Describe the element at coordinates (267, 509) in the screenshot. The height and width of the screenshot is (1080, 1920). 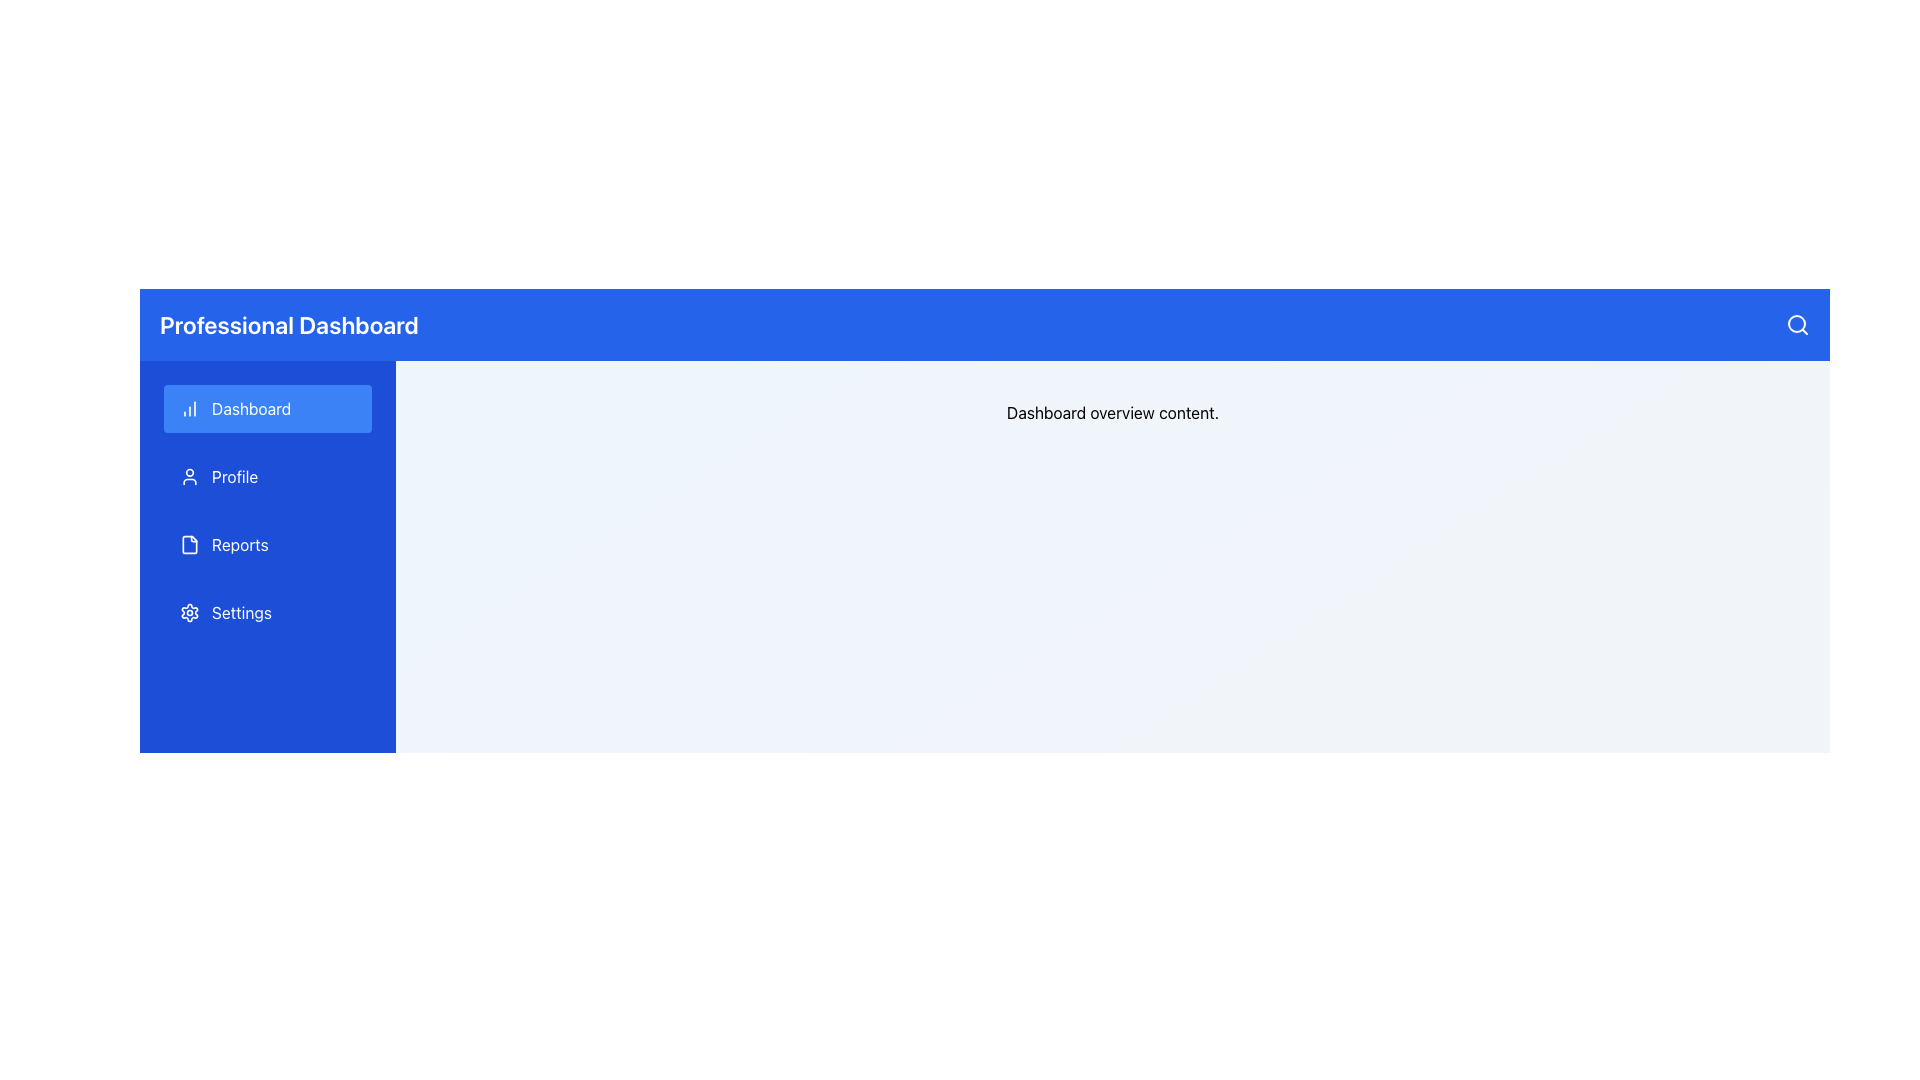
I see `the Vertical Sidebar Navigation Menu` at that location.